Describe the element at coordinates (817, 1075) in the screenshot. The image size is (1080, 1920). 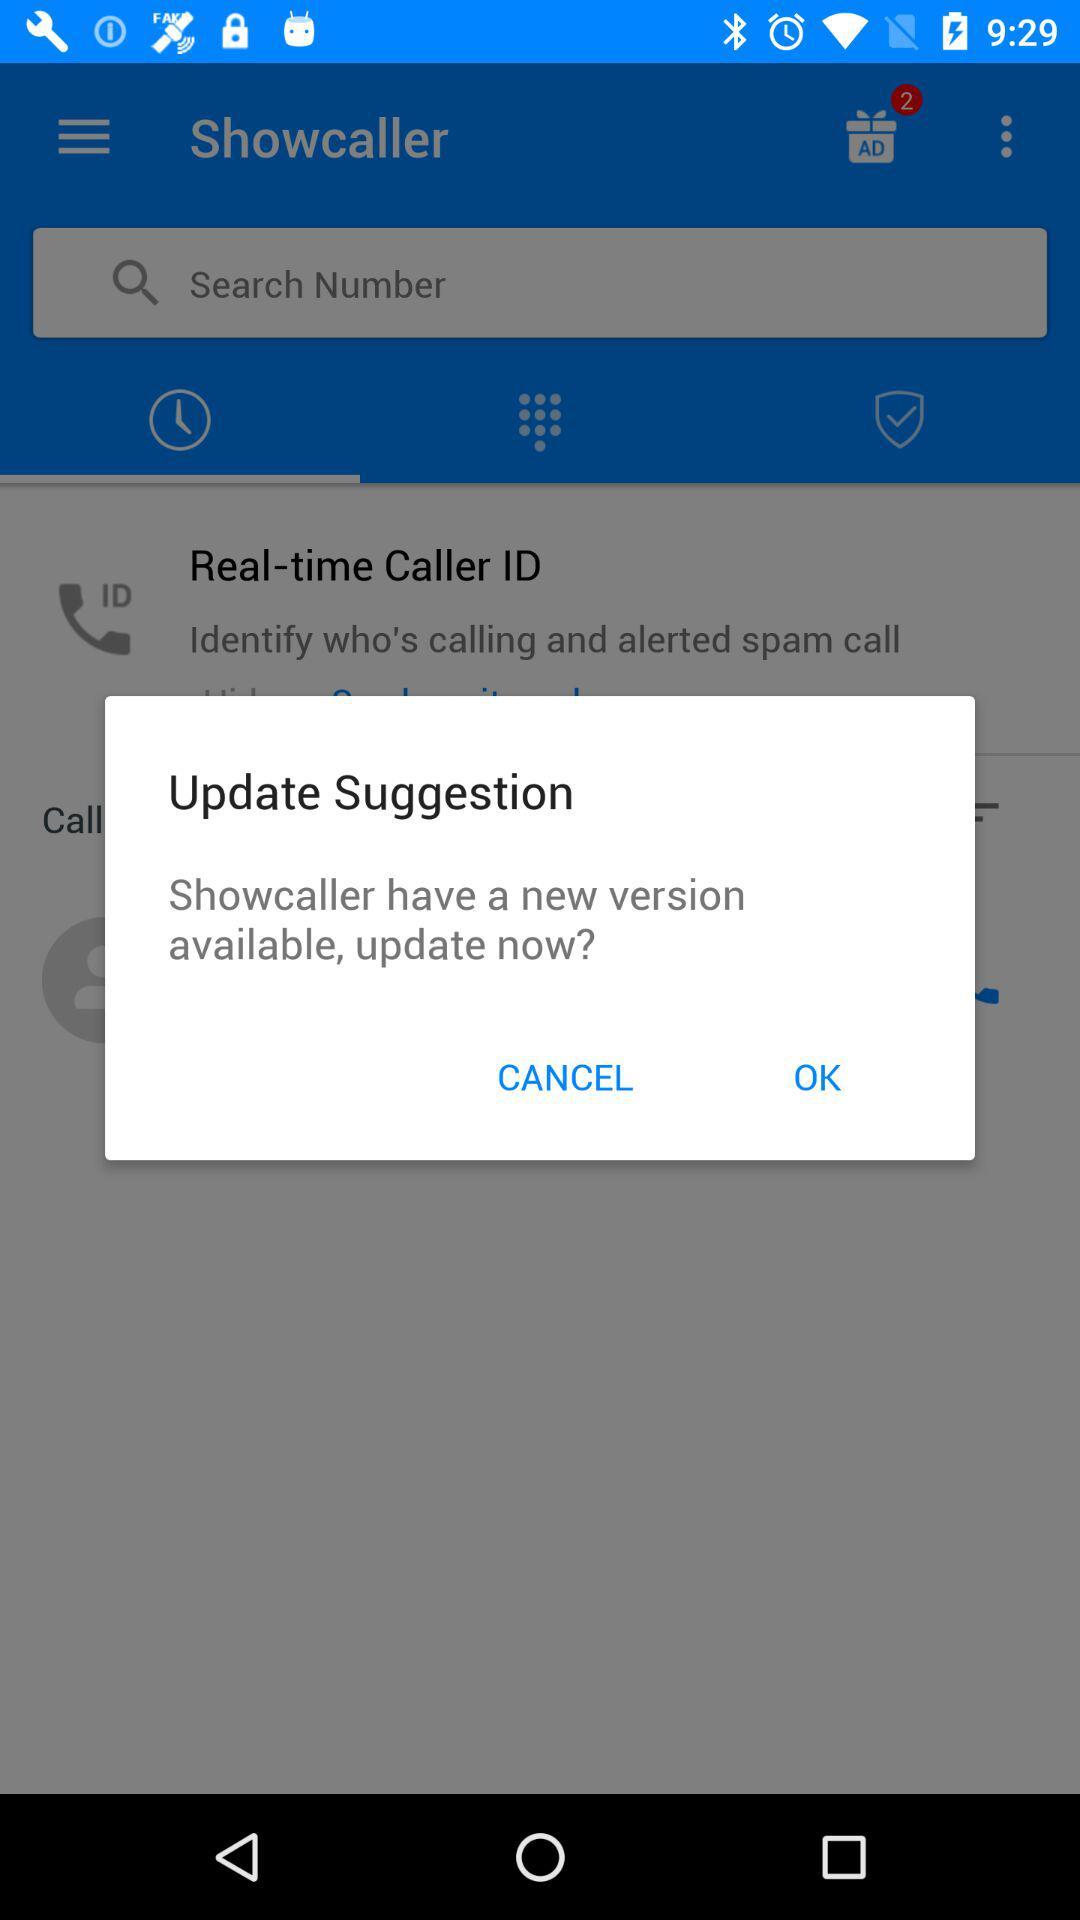
I see `ok item` at that location.